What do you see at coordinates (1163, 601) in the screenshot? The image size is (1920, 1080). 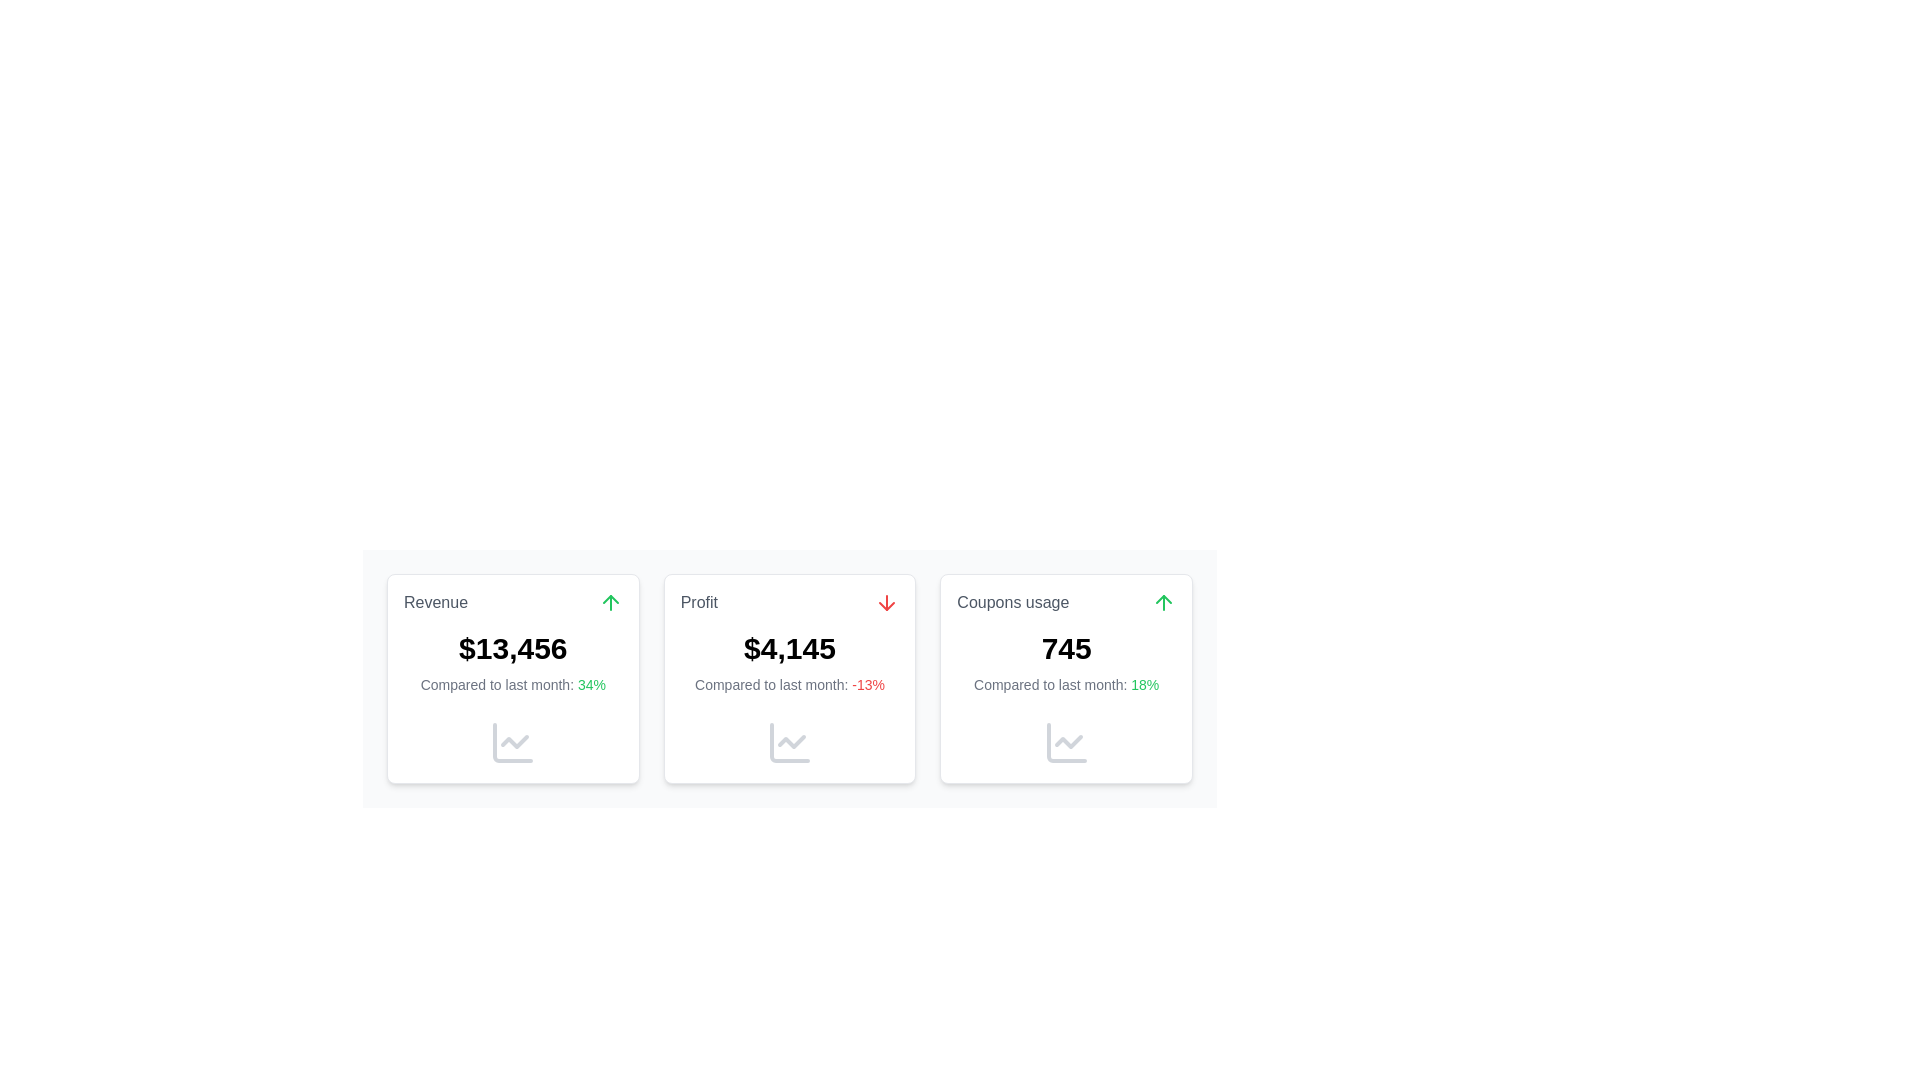 I see `the upward-pointing green arrow icon located in the top-right corner of the 'Coupons usage' card, indicating a positive trend` at bounding box center [1163, 601].